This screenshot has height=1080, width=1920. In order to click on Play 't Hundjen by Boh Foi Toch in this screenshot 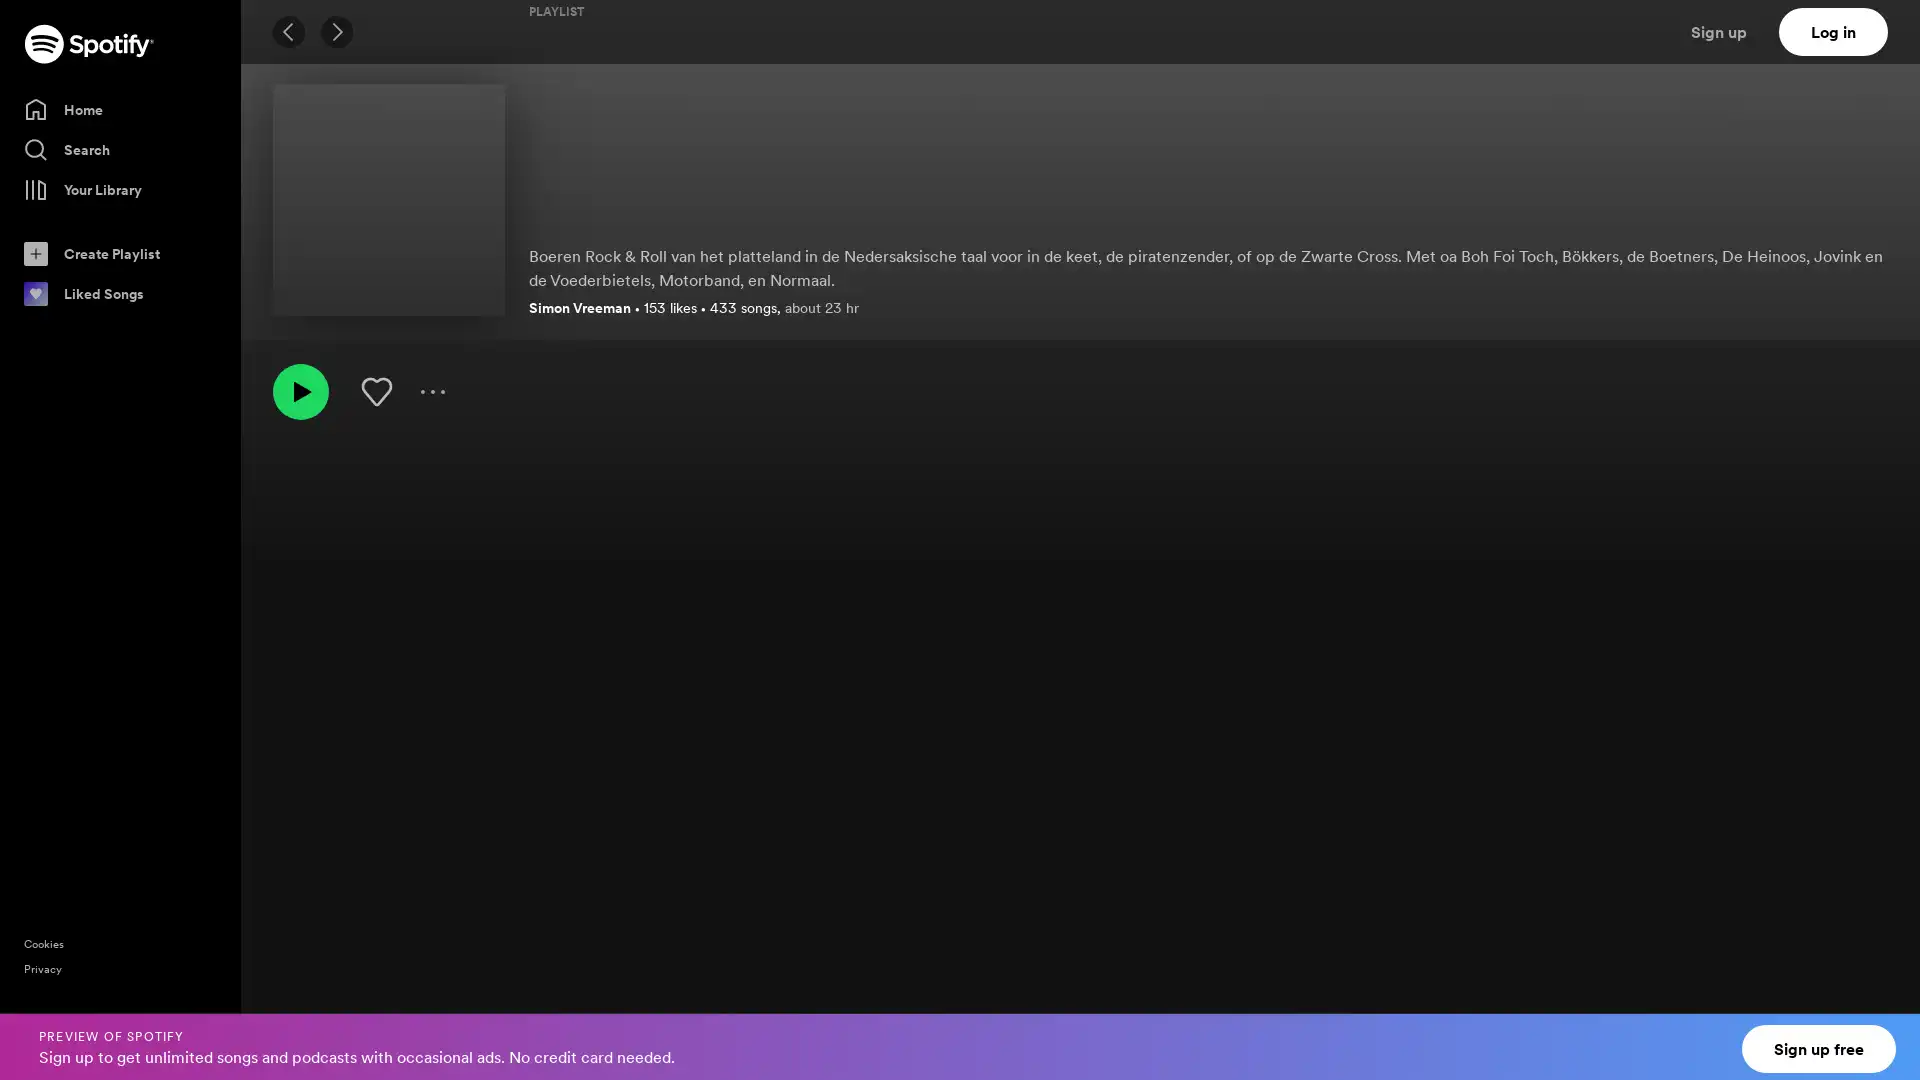, I will do `click(297, 1029)`.